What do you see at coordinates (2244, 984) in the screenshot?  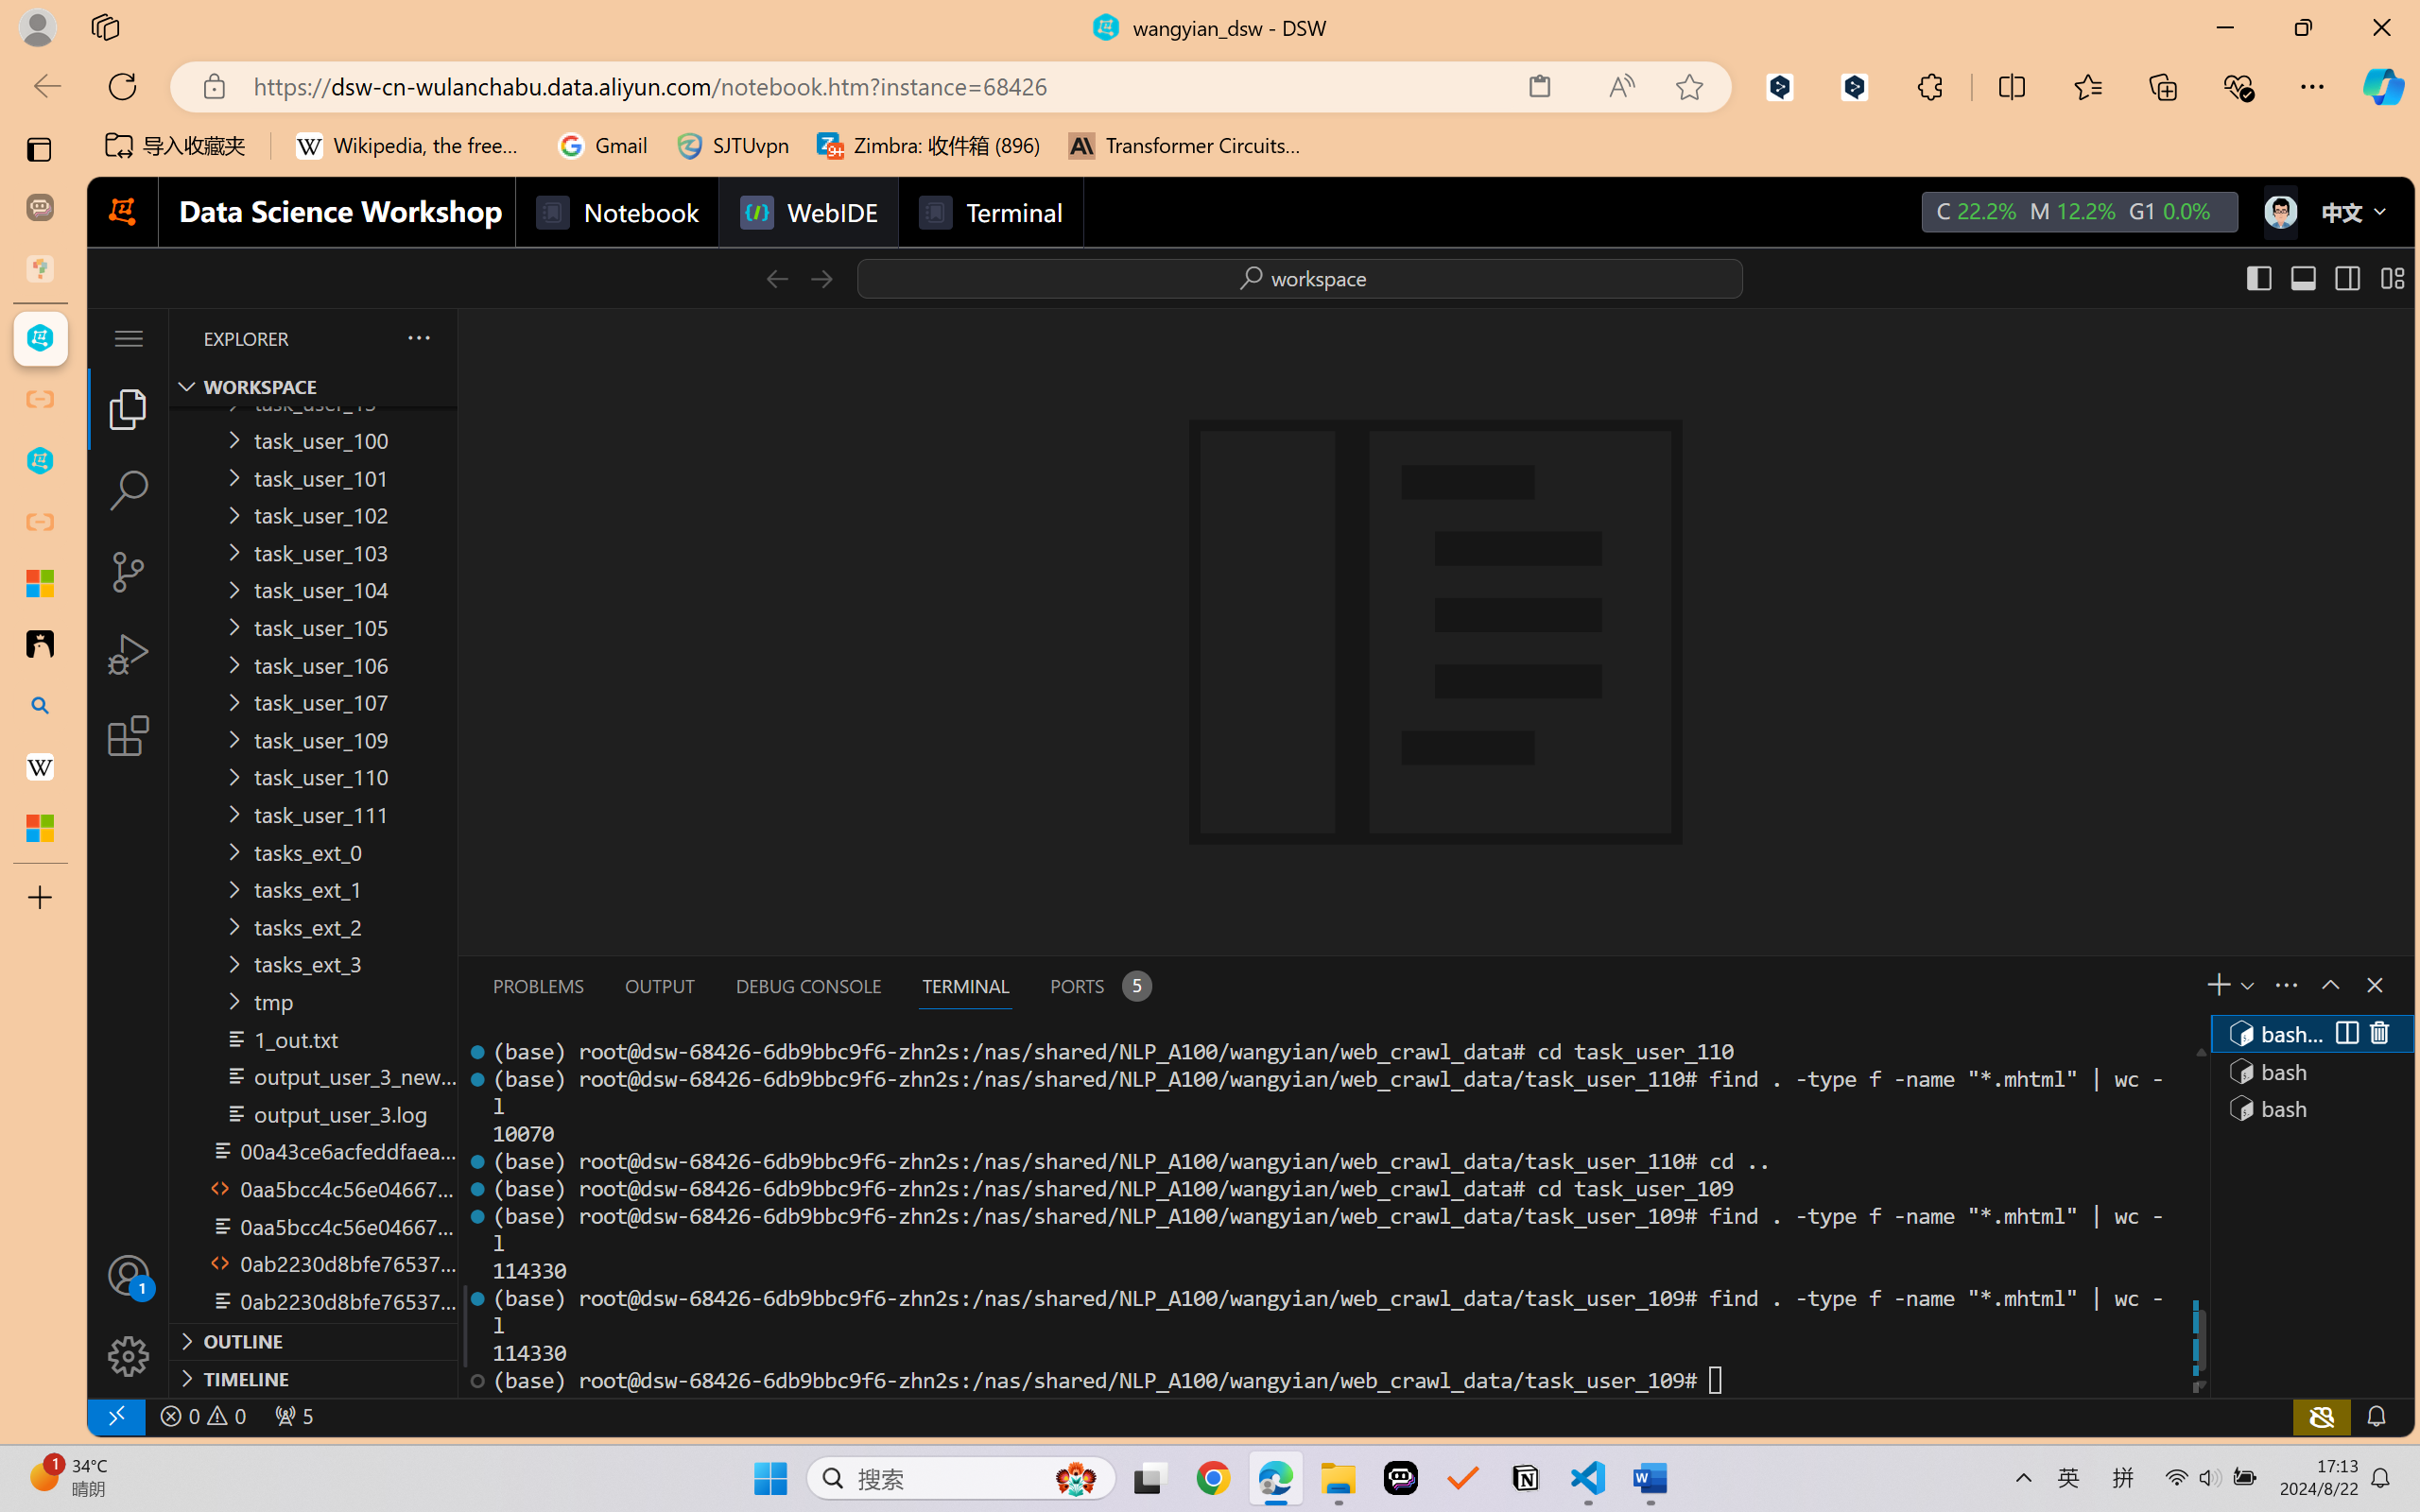 I see `'Launch Profile...'` at bounding box center [2244, 984].